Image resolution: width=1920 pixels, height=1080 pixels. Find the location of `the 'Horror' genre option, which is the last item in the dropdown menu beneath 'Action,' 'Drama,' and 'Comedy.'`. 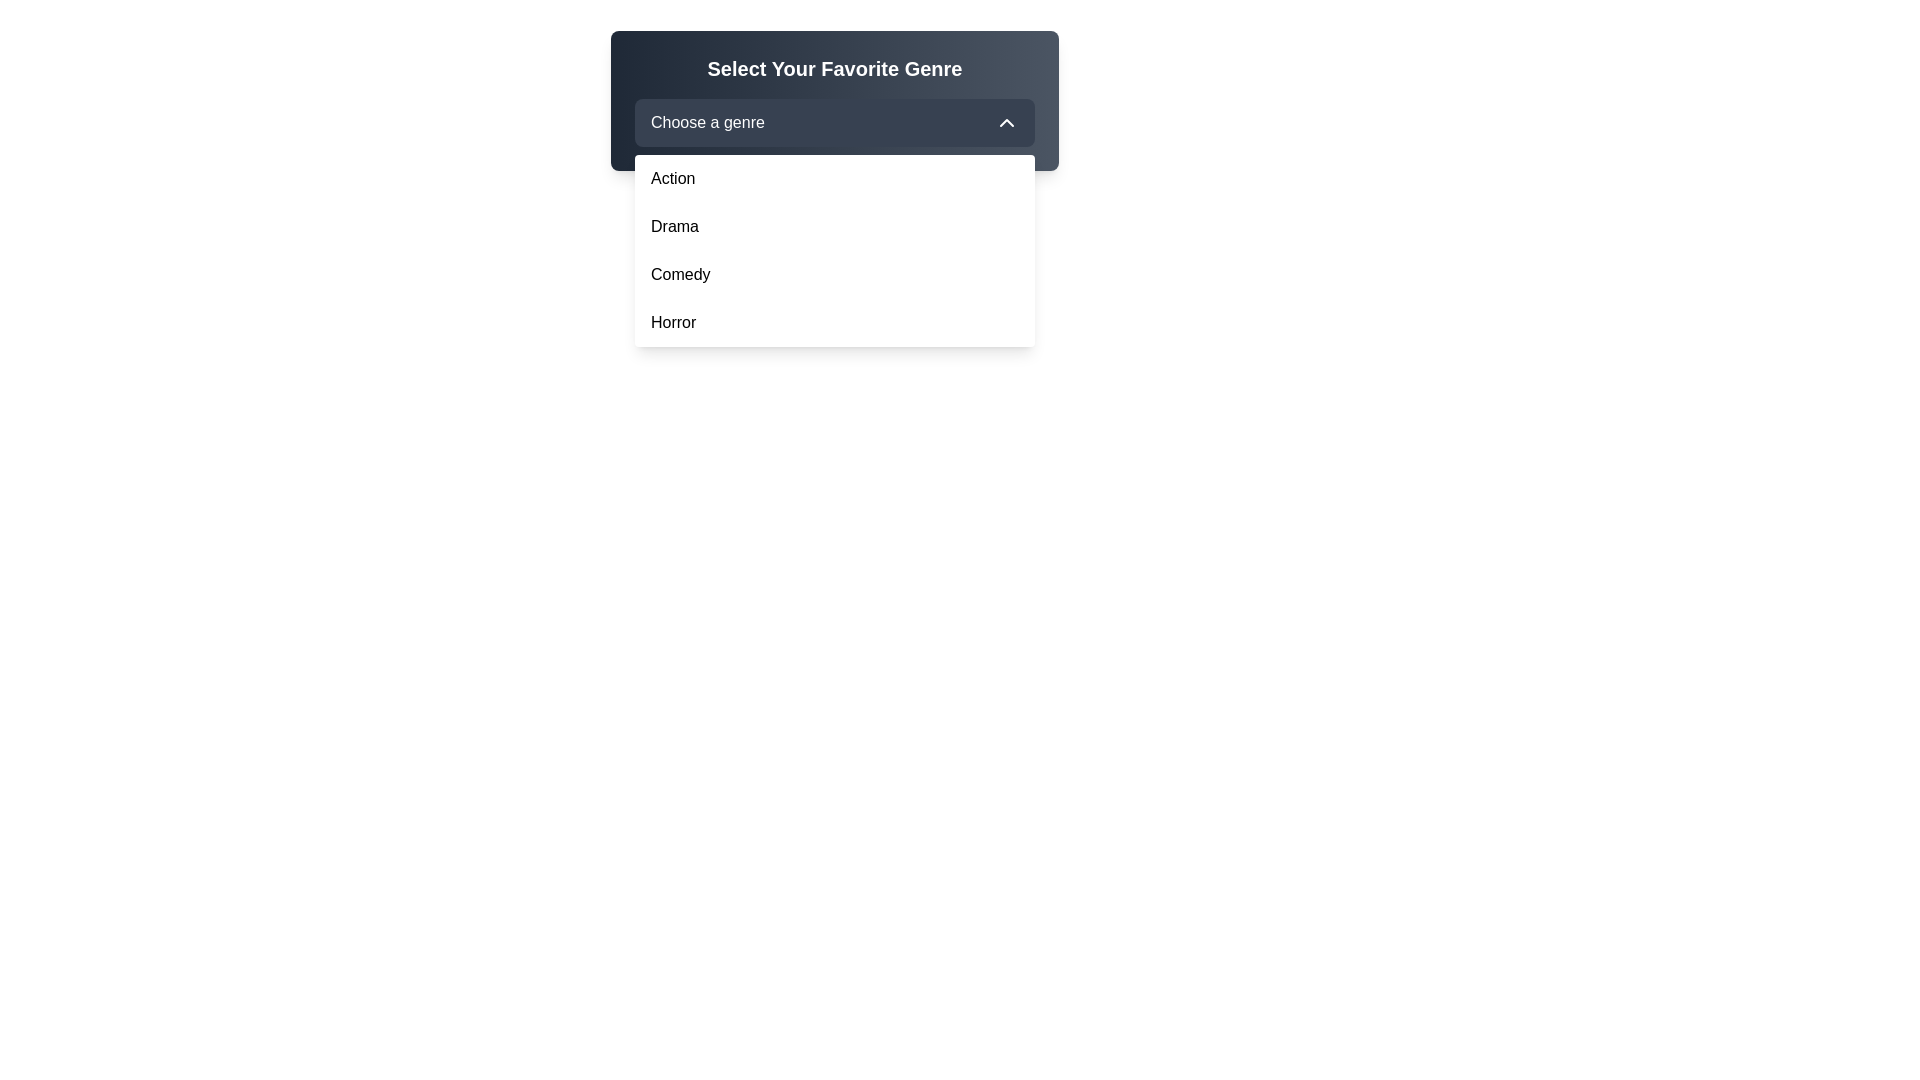

the 'Horror' genre option, which is the last item in the dropdown menu beneath 'Action,' 'Drama,' and 'Comedy.' is located at coordinates (673, 322).